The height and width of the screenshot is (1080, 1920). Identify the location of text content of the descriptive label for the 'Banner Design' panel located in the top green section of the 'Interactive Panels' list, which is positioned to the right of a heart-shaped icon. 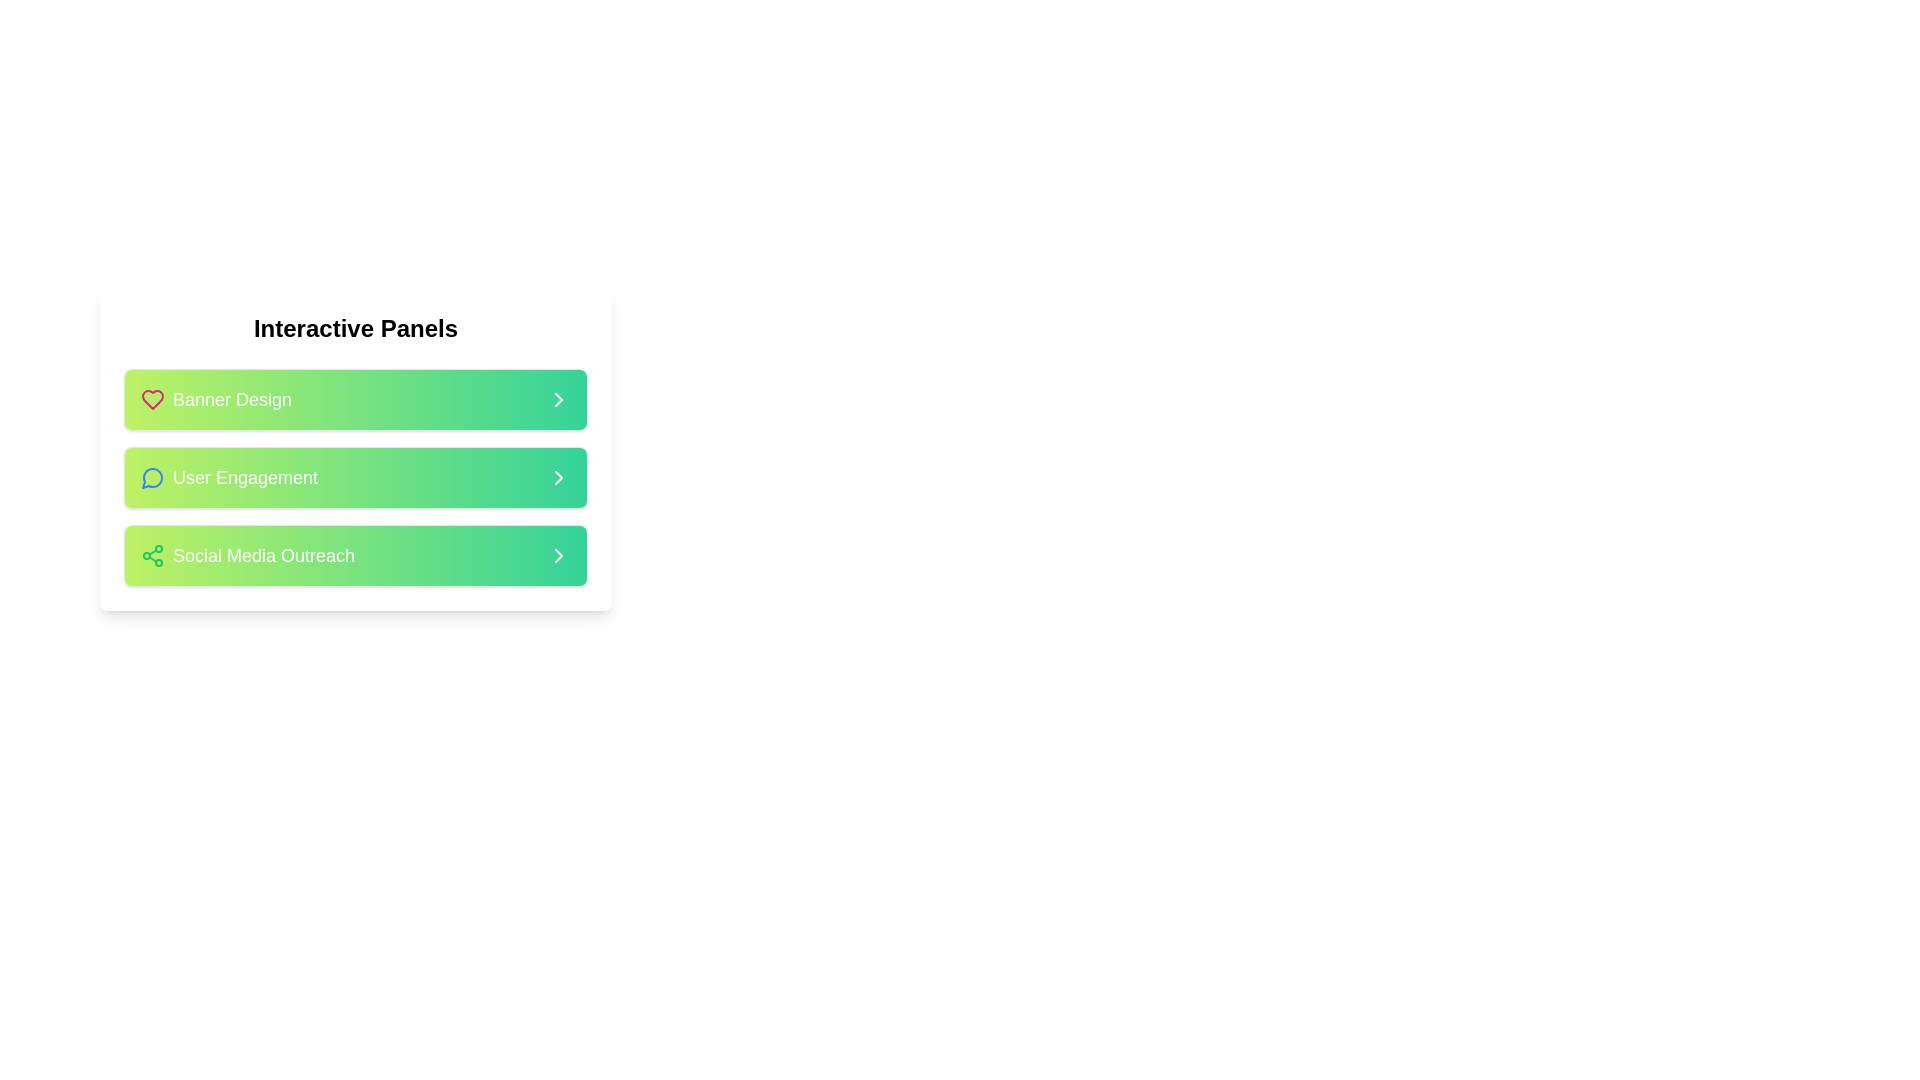
(232, 400).